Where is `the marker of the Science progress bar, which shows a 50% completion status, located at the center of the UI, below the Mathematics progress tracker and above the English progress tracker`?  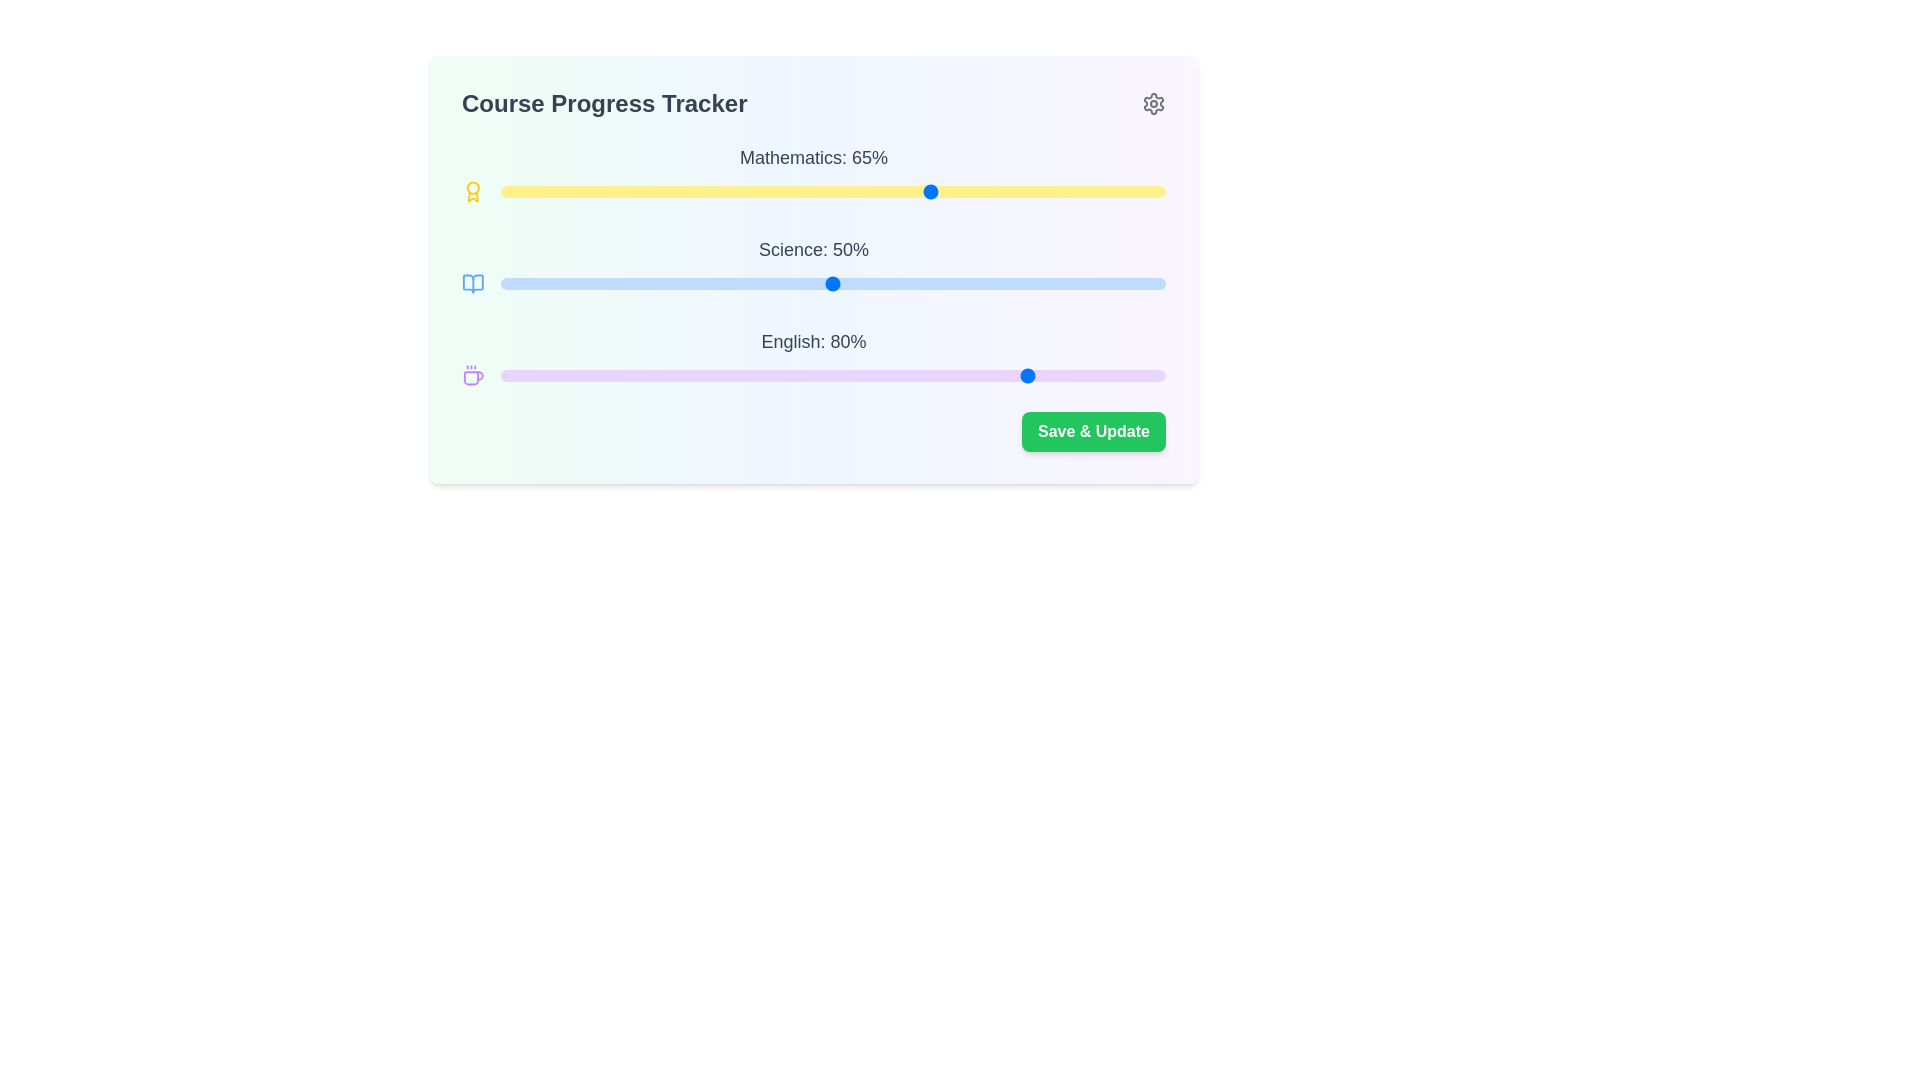
the marker of the Science progress bar, which shows a 50% completion status, located at the center of the UI, below the Mathematics progress tracker and above the English progress tracker is located at coordinates (814, 270).